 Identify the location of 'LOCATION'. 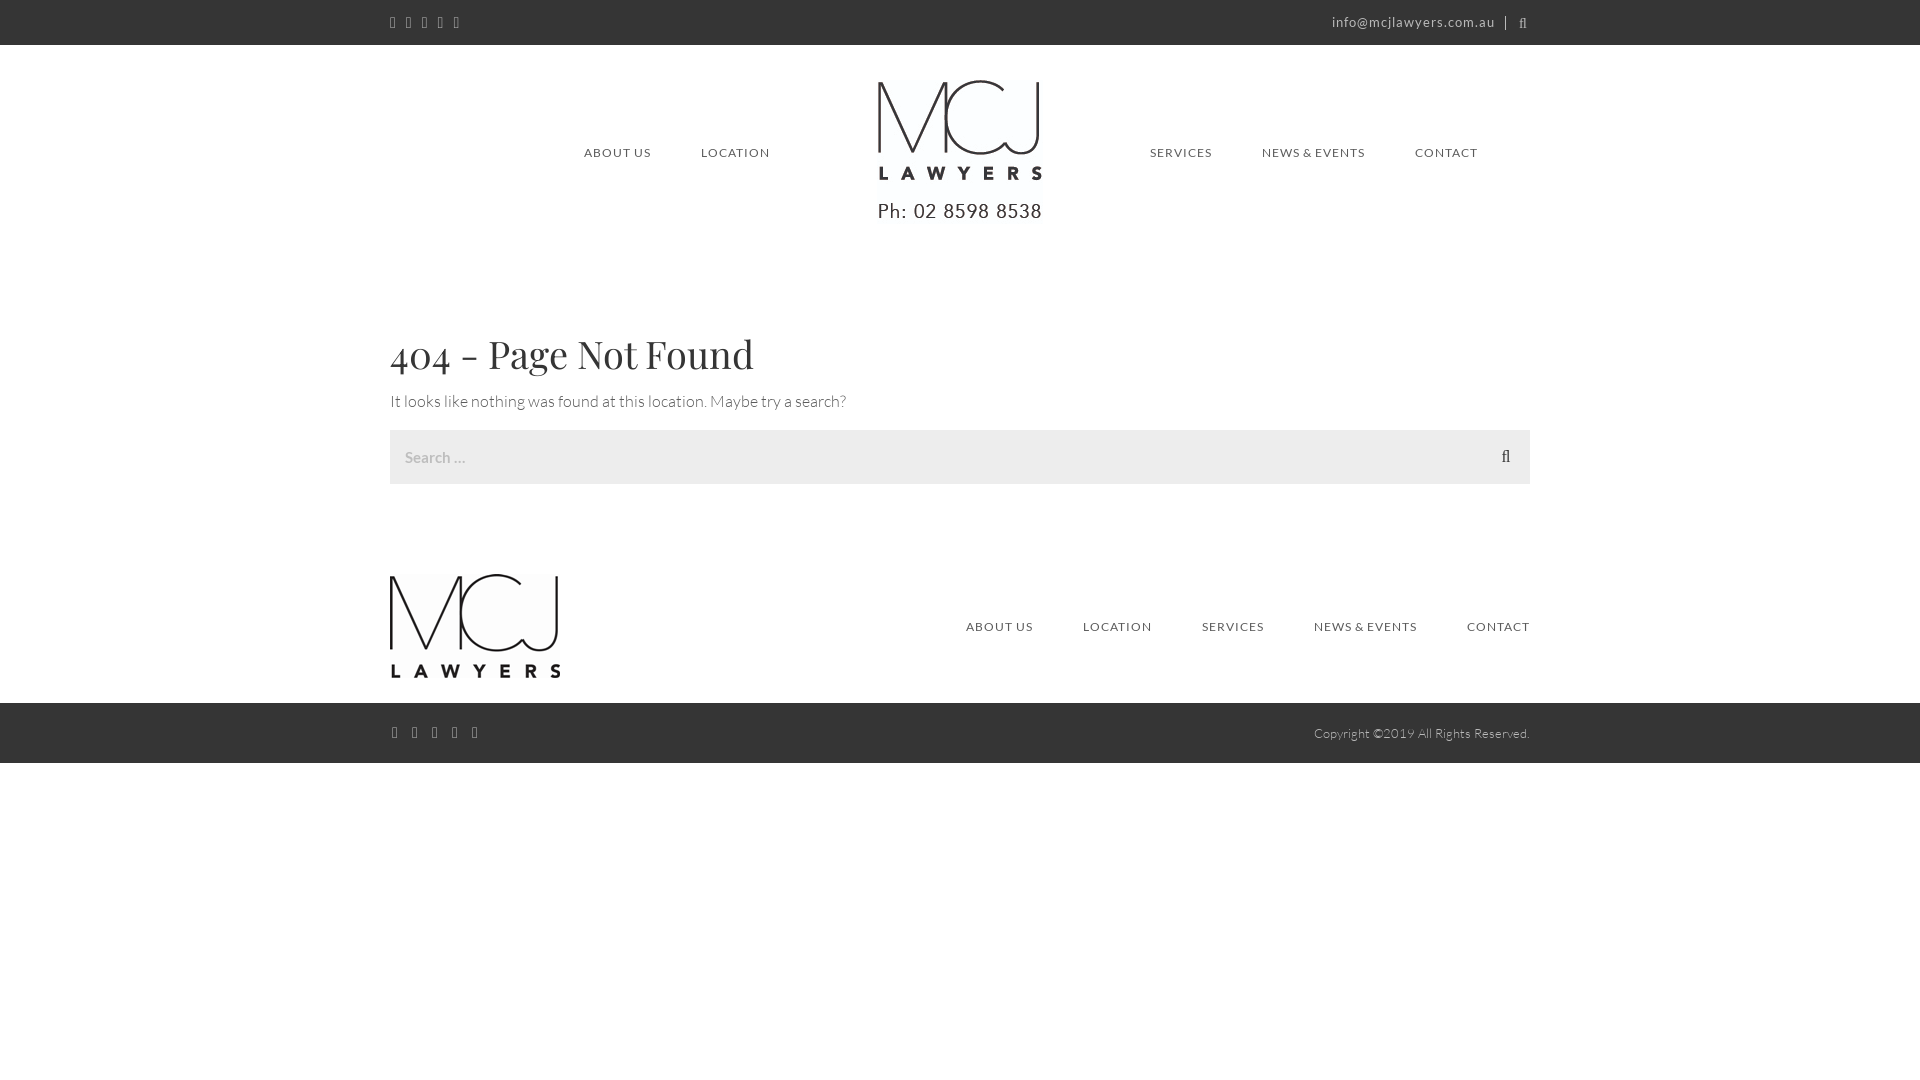
(734, 151).